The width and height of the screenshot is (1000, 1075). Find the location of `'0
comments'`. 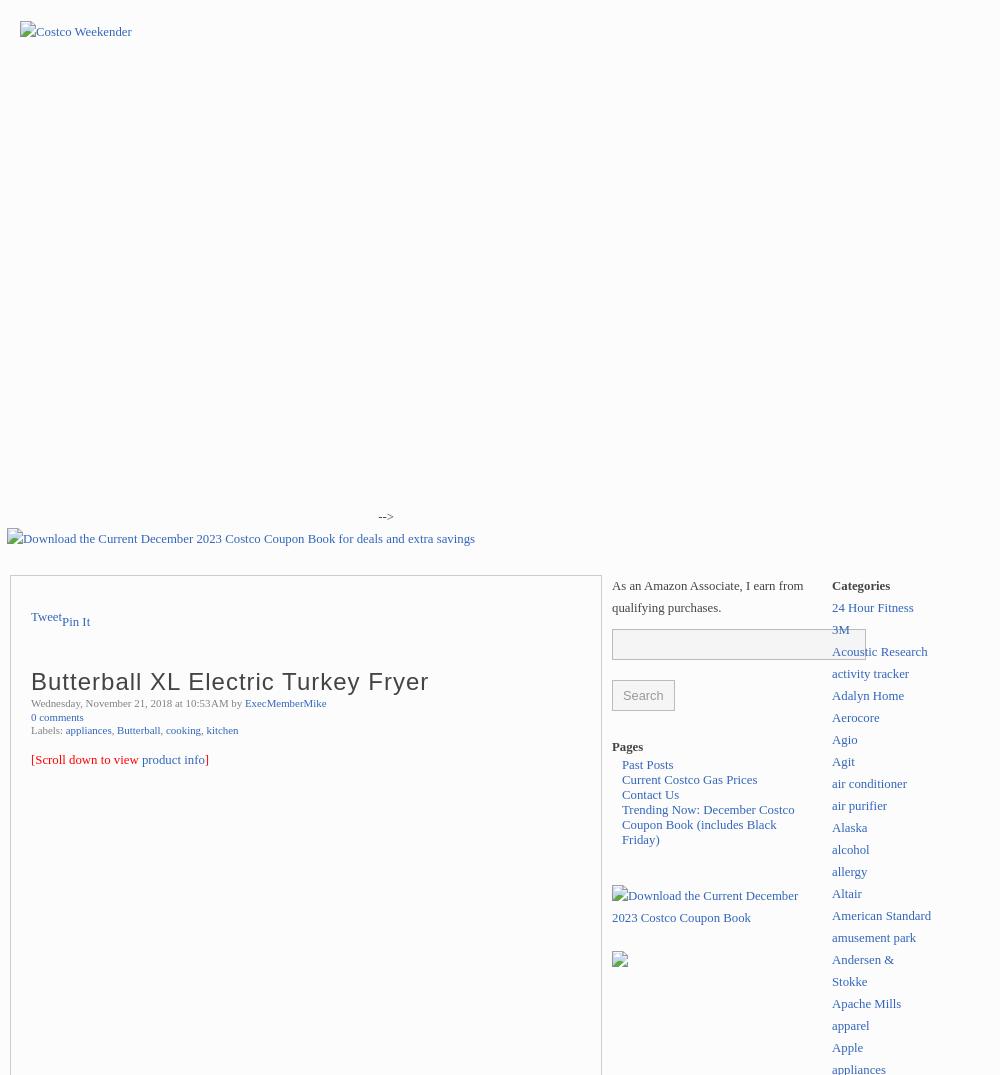

'0
comments' is located at coordinates (57, 714).